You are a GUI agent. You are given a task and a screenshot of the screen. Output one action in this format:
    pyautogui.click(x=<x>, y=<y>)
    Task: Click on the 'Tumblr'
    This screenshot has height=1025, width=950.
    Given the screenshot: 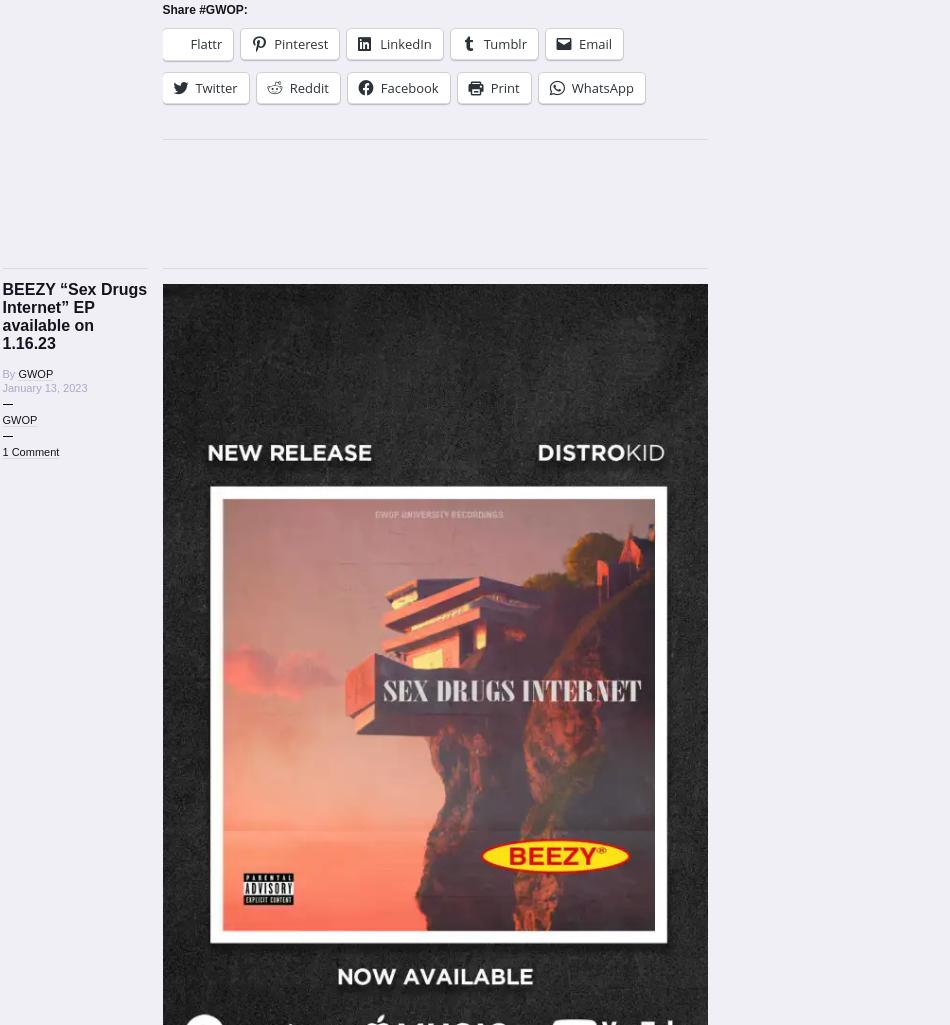 What is the action you would take?
    pyautogui.click(x=482, y=43)
    